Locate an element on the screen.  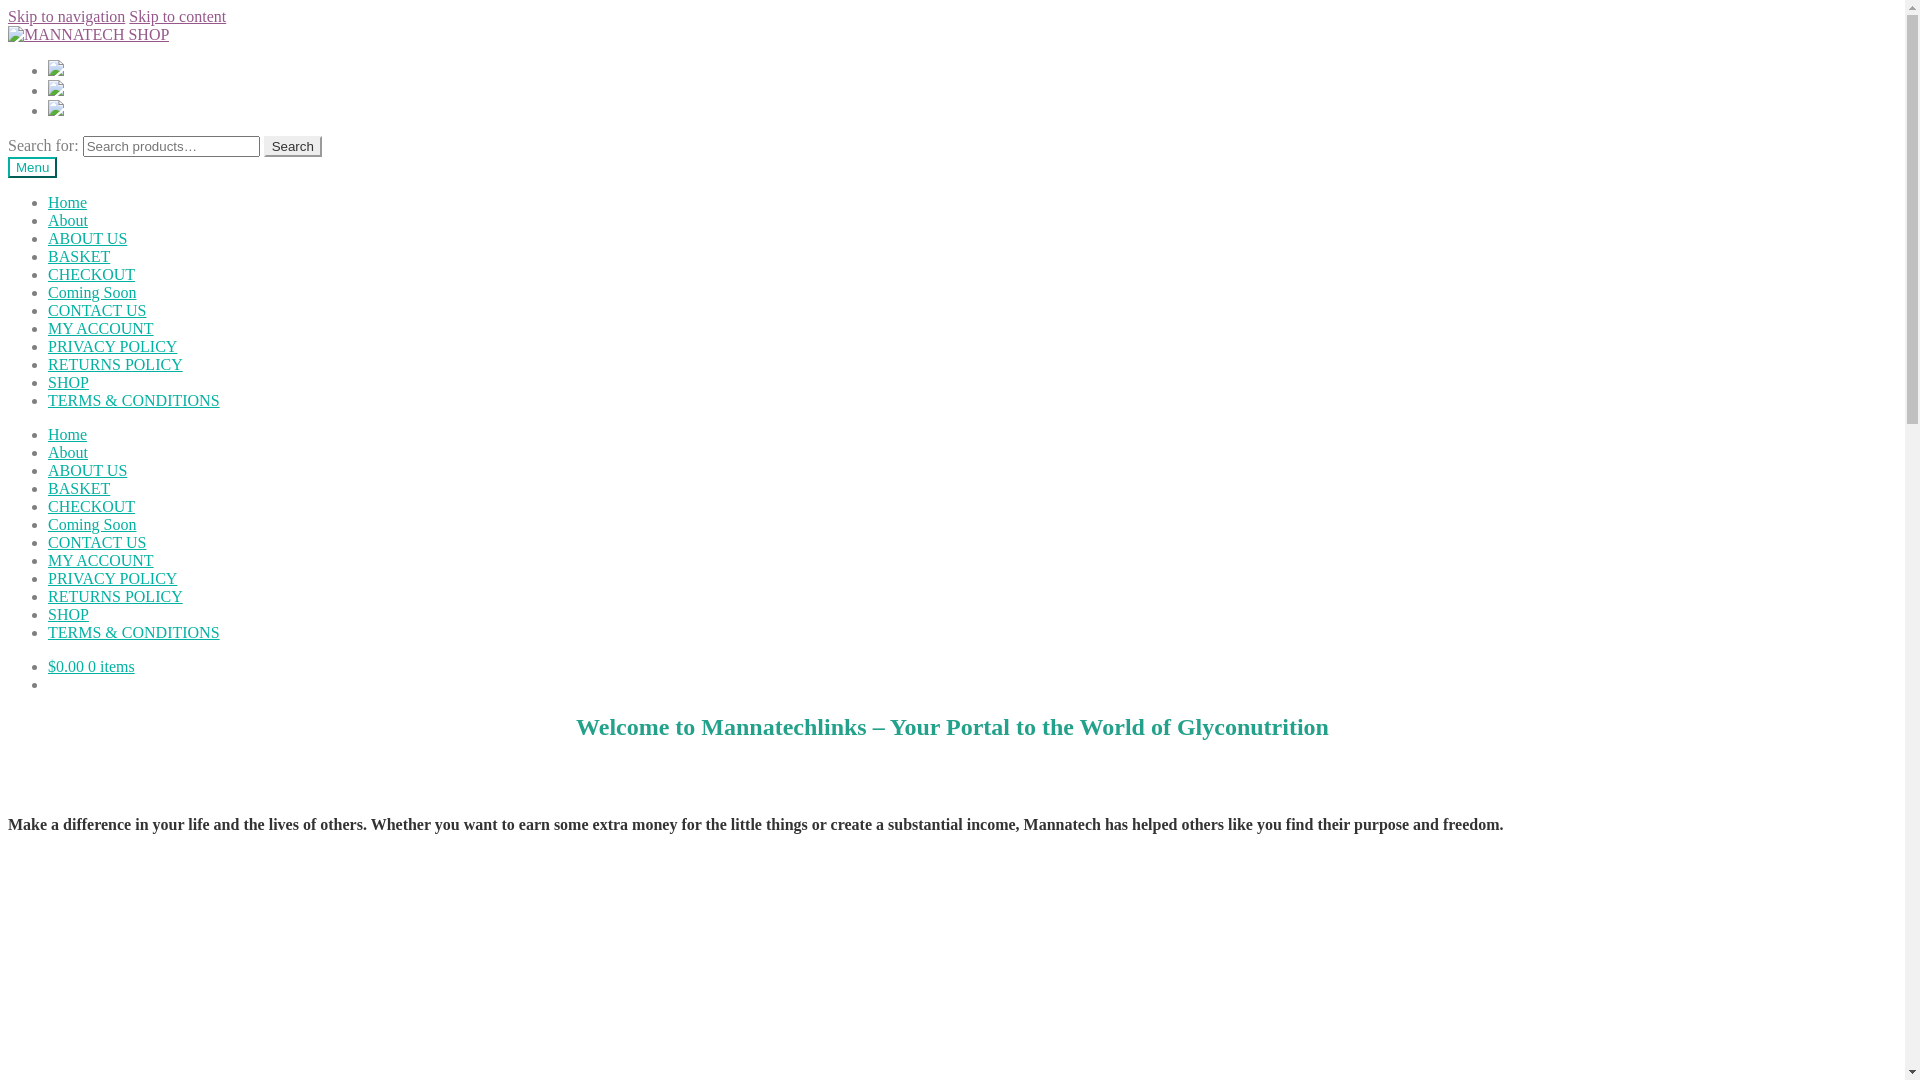
'About' is located at coordinates (67, 452).